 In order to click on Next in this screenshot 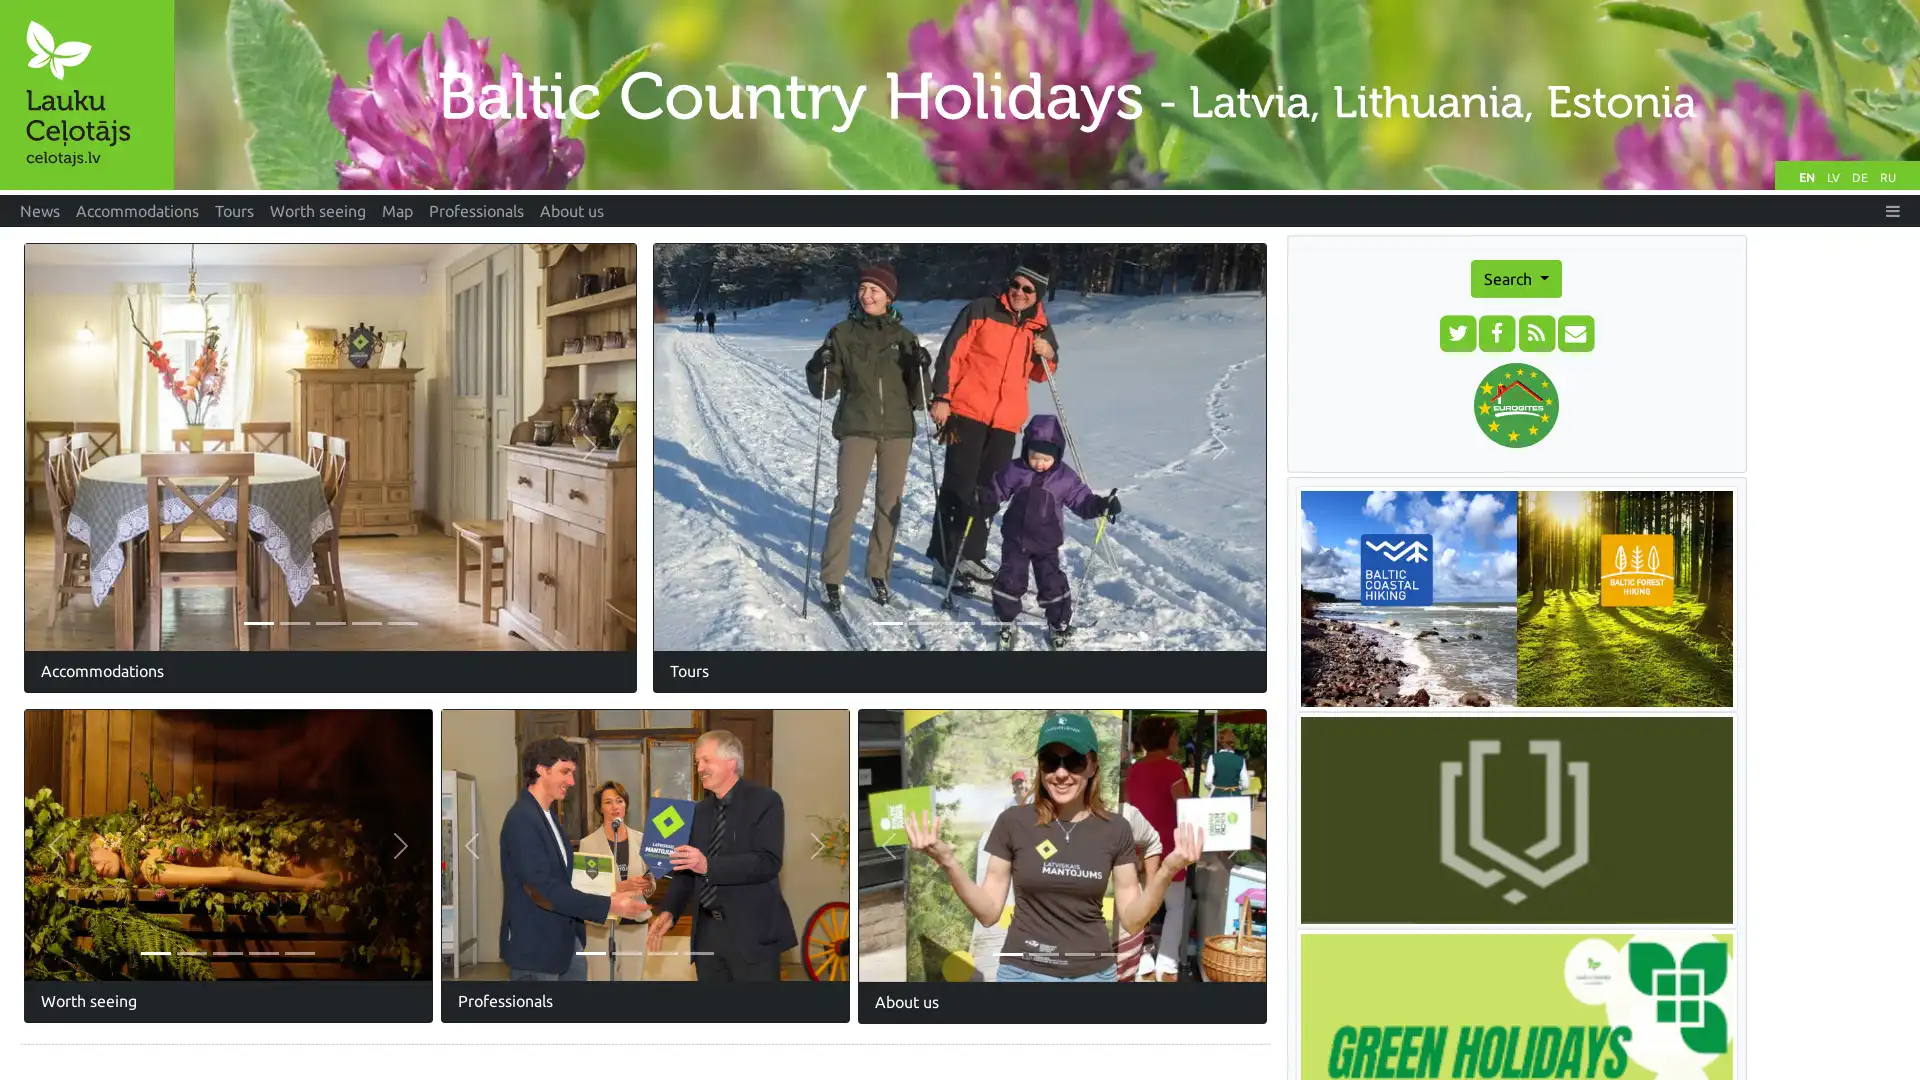, I will do `click(817, 845)`.